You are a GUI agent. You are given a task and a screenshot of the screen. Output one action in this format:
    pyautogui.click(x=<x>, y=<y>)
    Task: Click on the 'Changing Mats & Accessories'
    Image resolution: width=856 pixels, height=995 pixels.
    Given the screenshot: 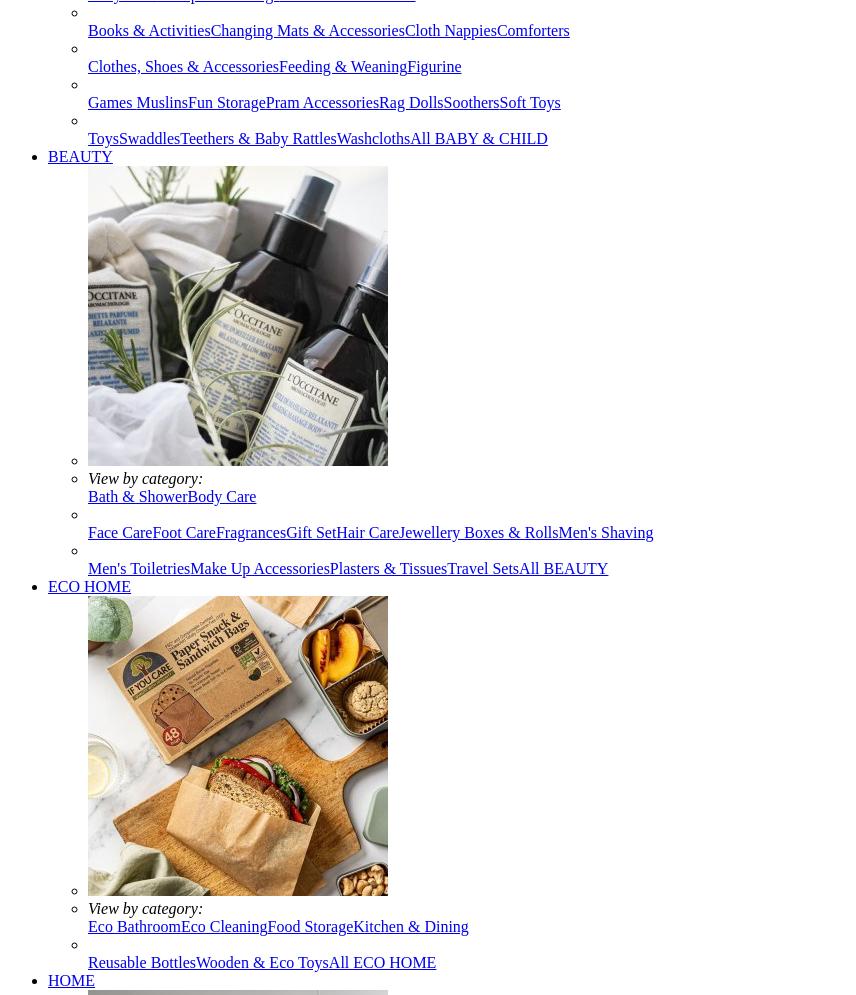 What is the action you would take?
    pyautogui.click(x=306, y=30)
    